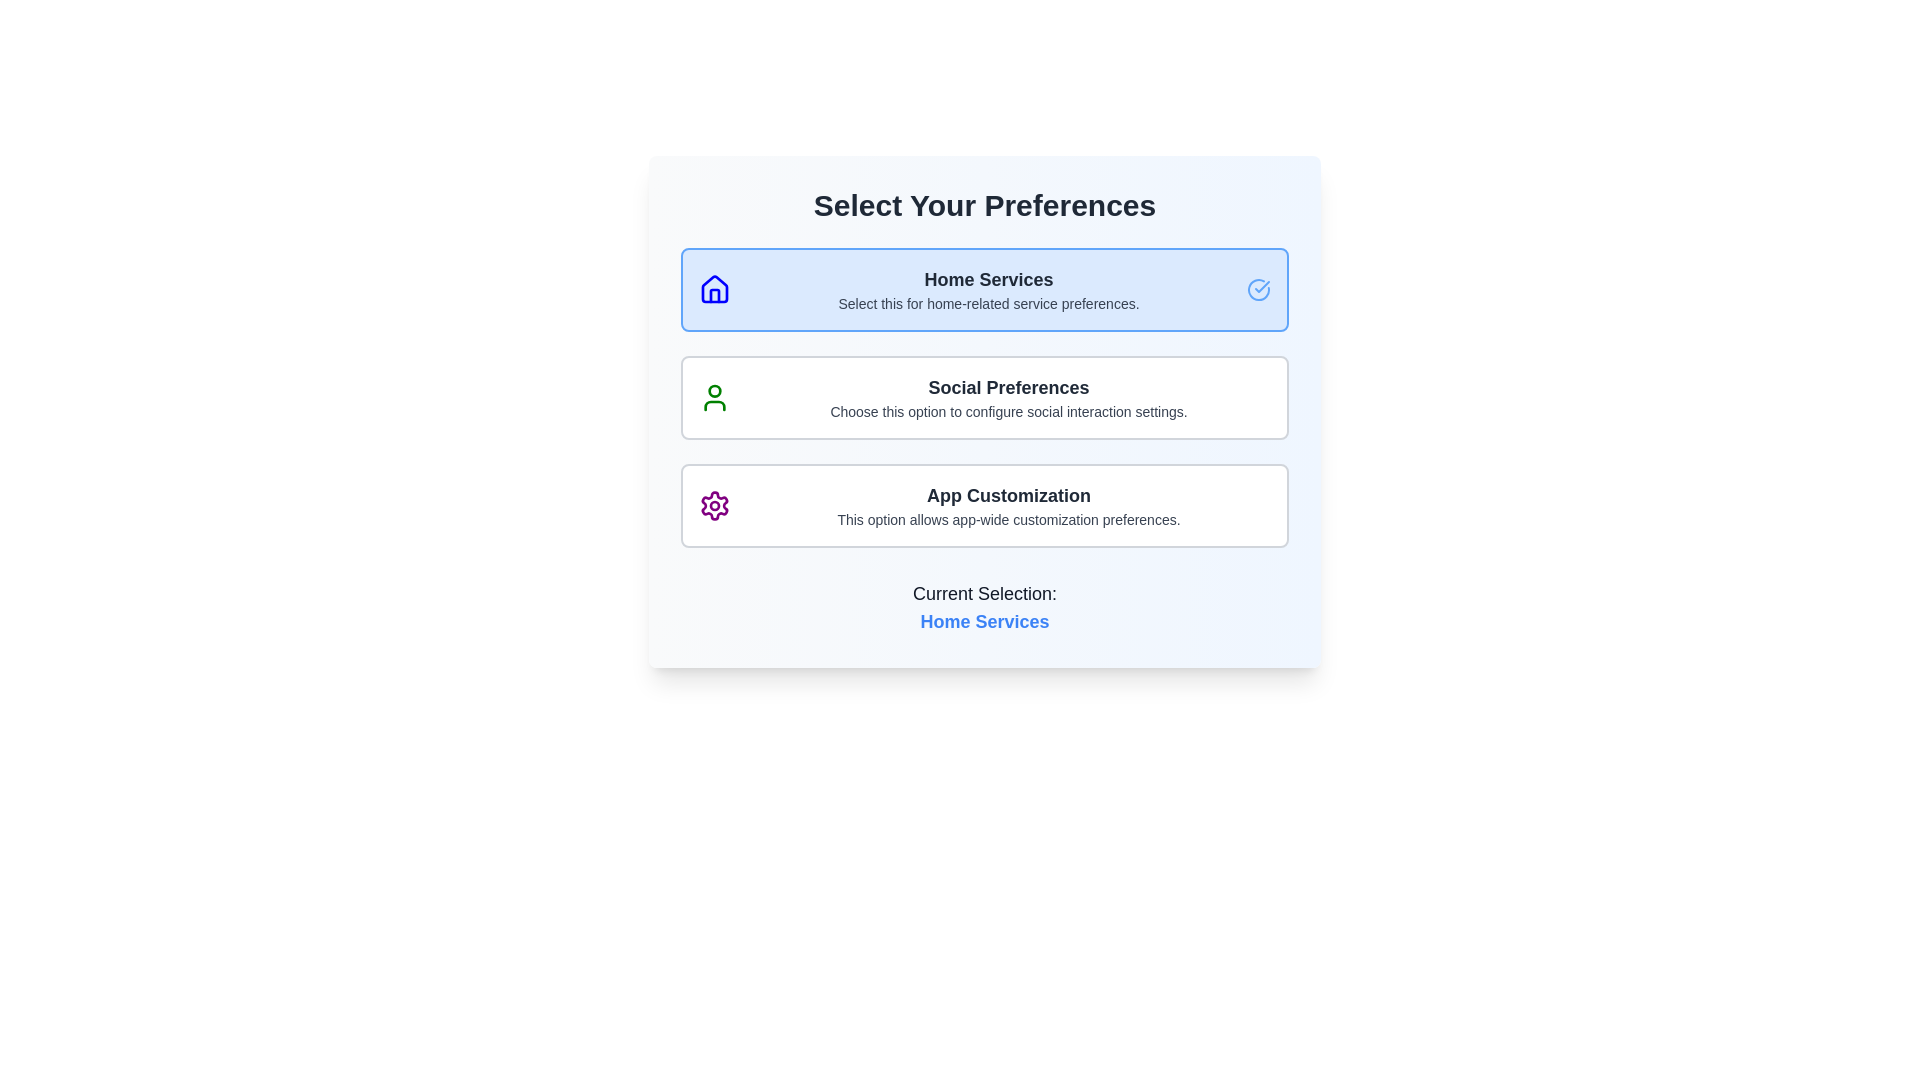  Describe the element at coordinates (715, 397) in the screenshot. I see `the green outlined human figure icon located to the left of the 'Social Preferences' title within the bordered rectangular section of the 'Social Preferences' card` at that location.